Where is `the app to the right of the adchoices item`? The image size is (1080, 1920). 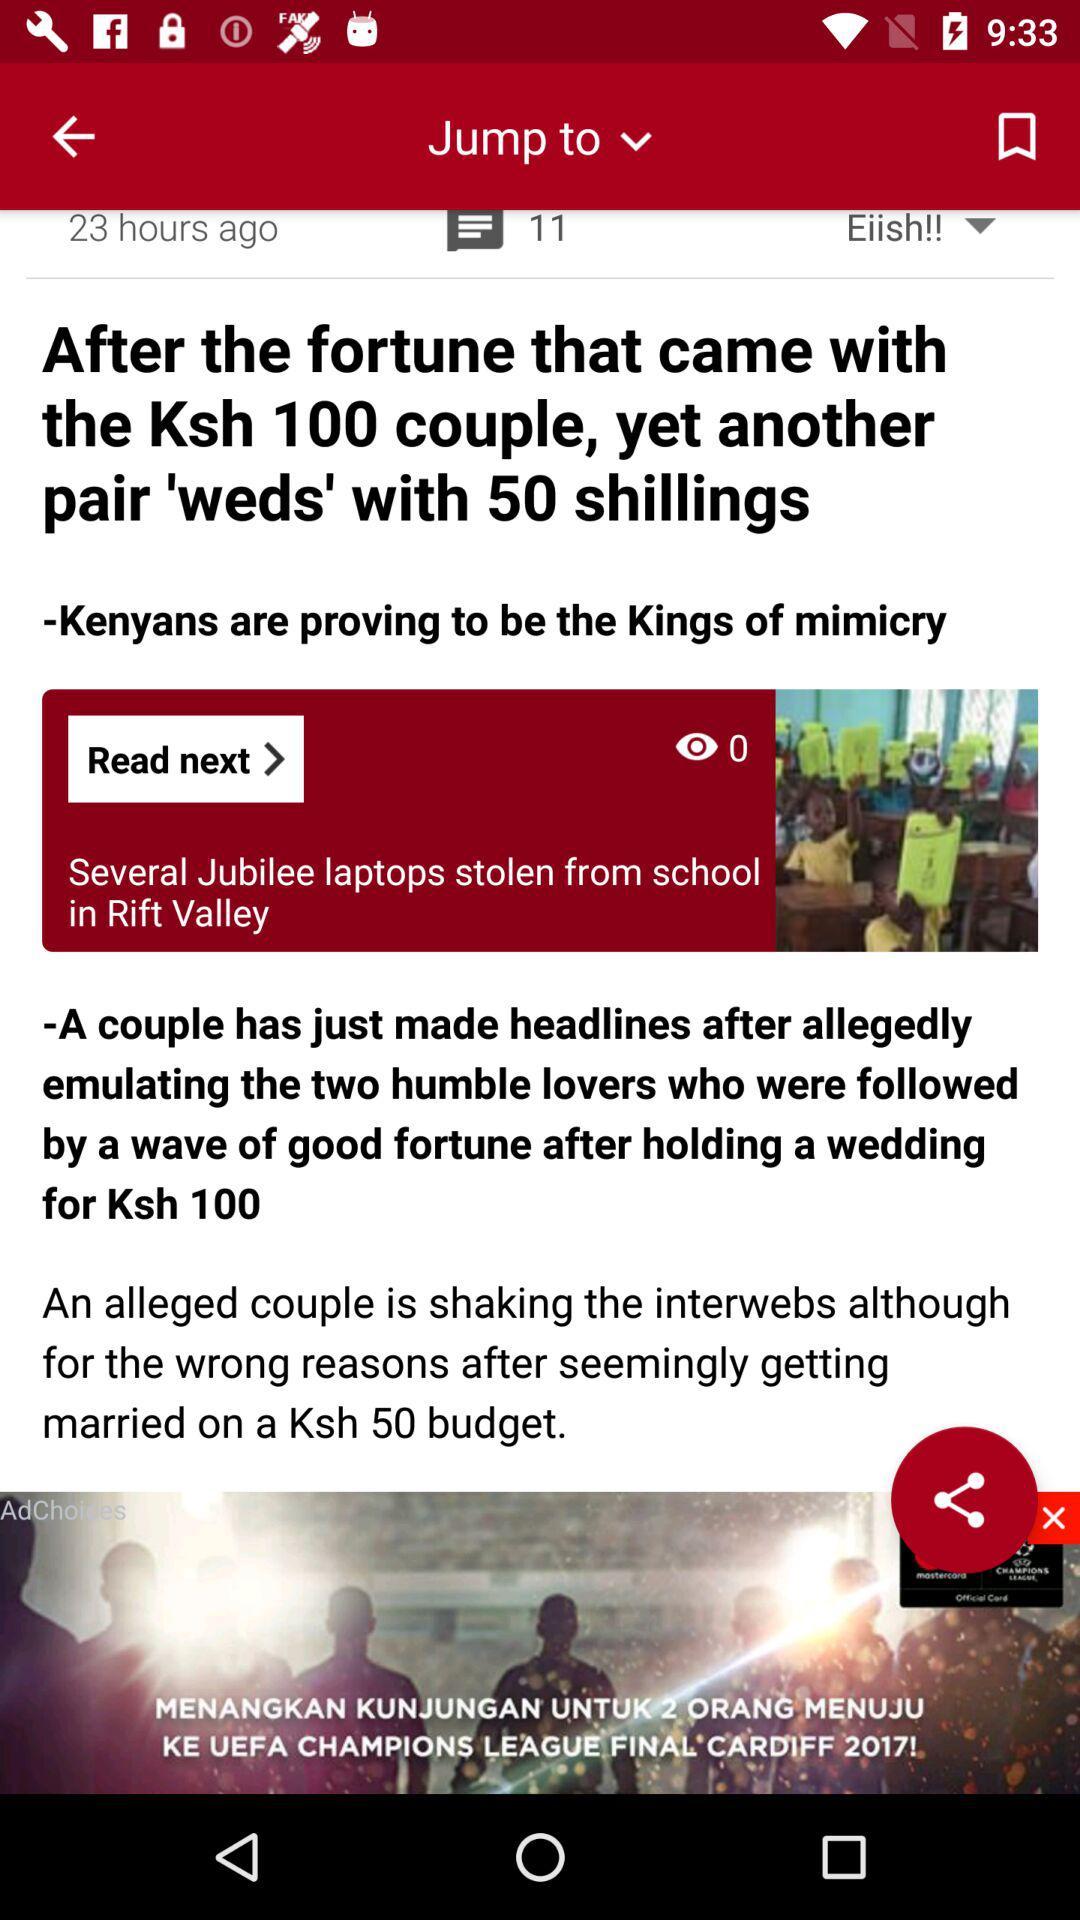
the app to the right of the adchoices item is located at coordinates (963, 1499).